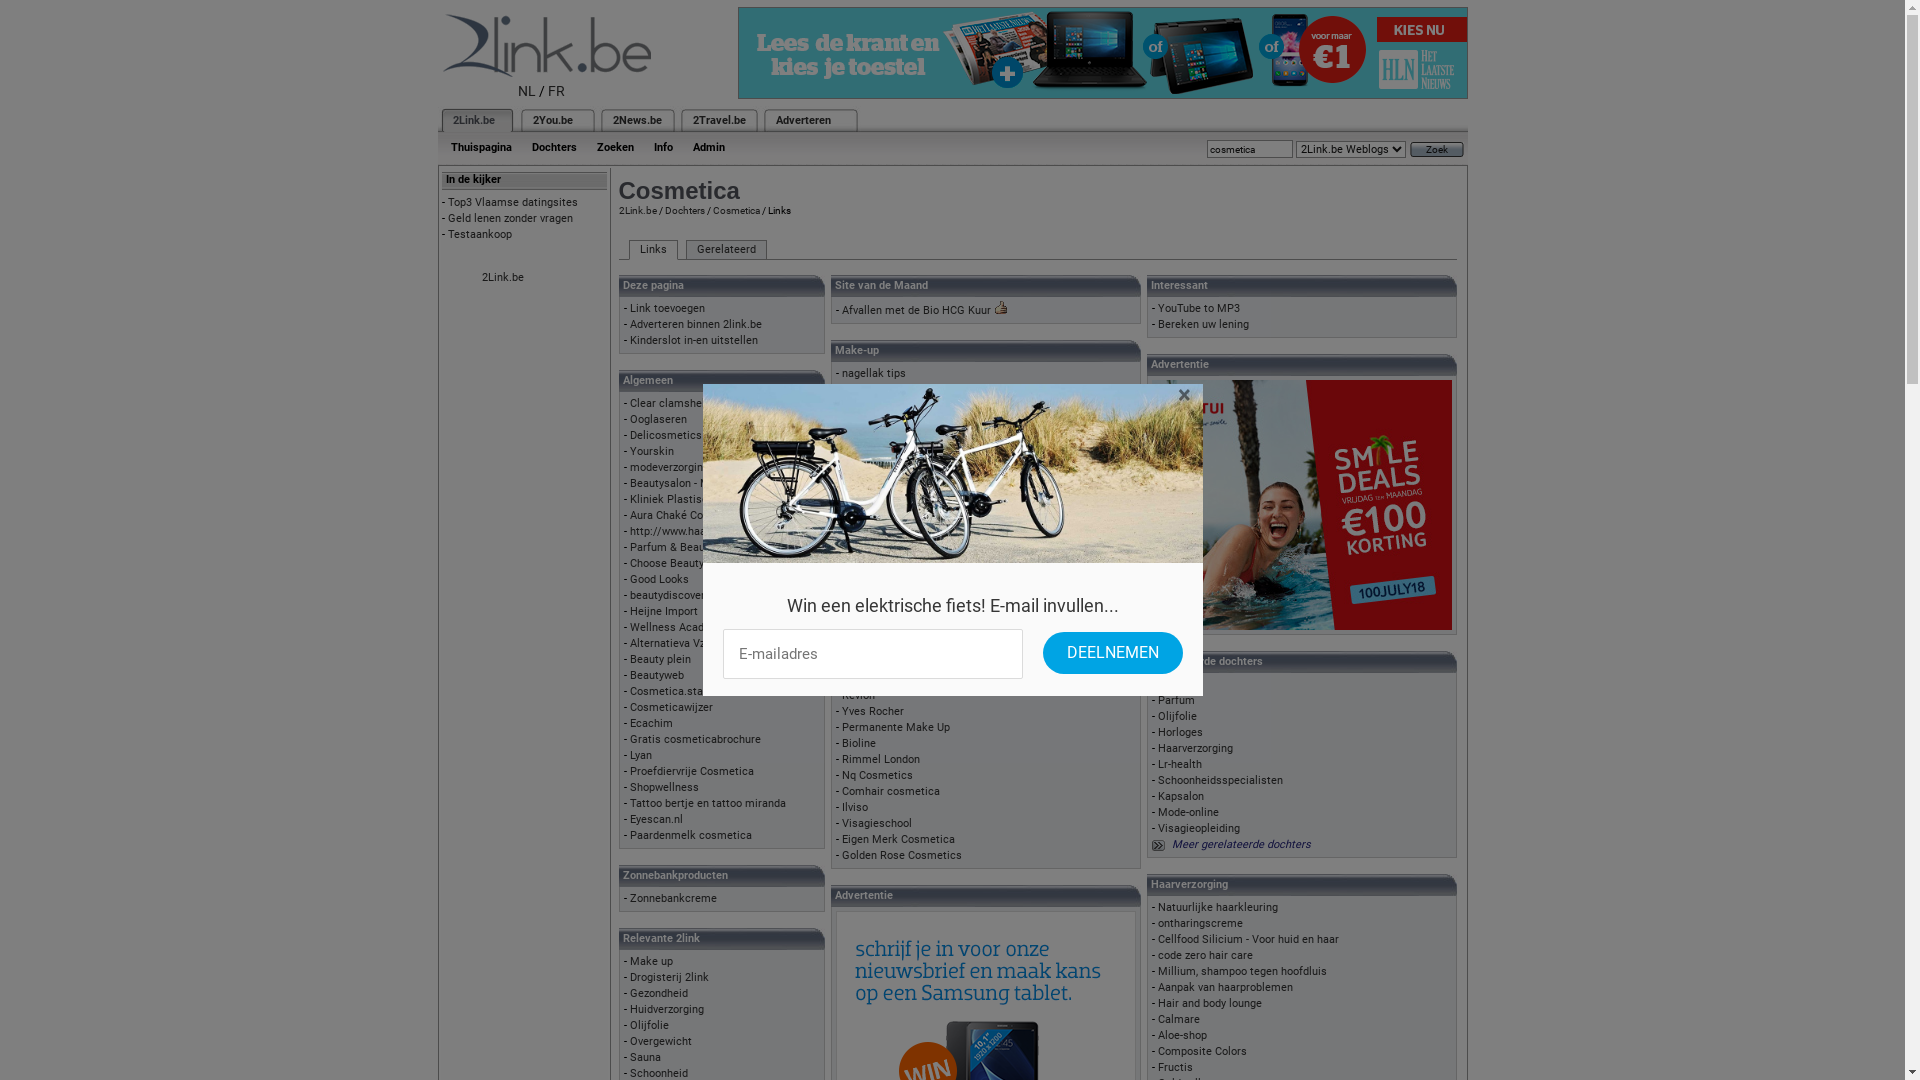 The width and height of the screenshot is (1920, 1080). I want to click on 'code zero hair care', so click(1157, 954).